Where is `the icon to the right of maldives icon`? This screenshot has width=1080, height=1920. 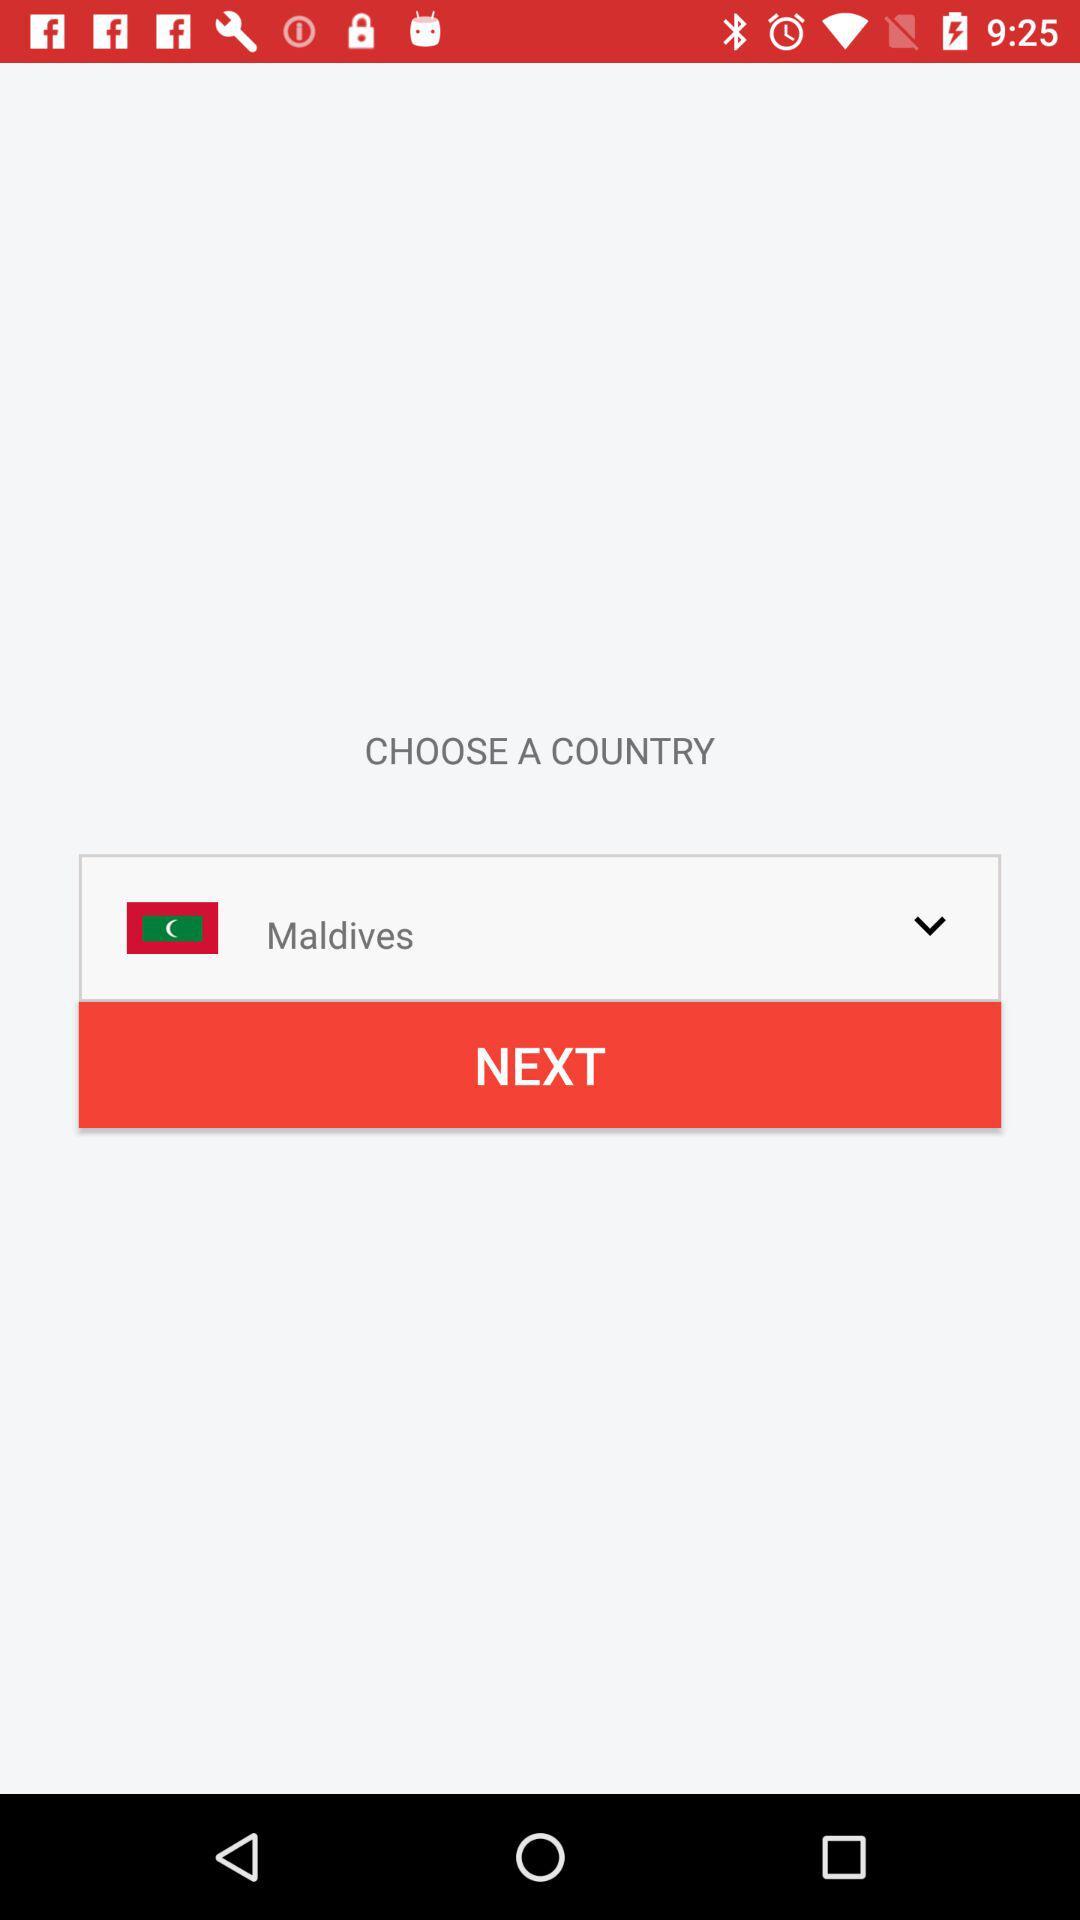 the icon to the right of maldives icon is located at coordinates (929, 924).